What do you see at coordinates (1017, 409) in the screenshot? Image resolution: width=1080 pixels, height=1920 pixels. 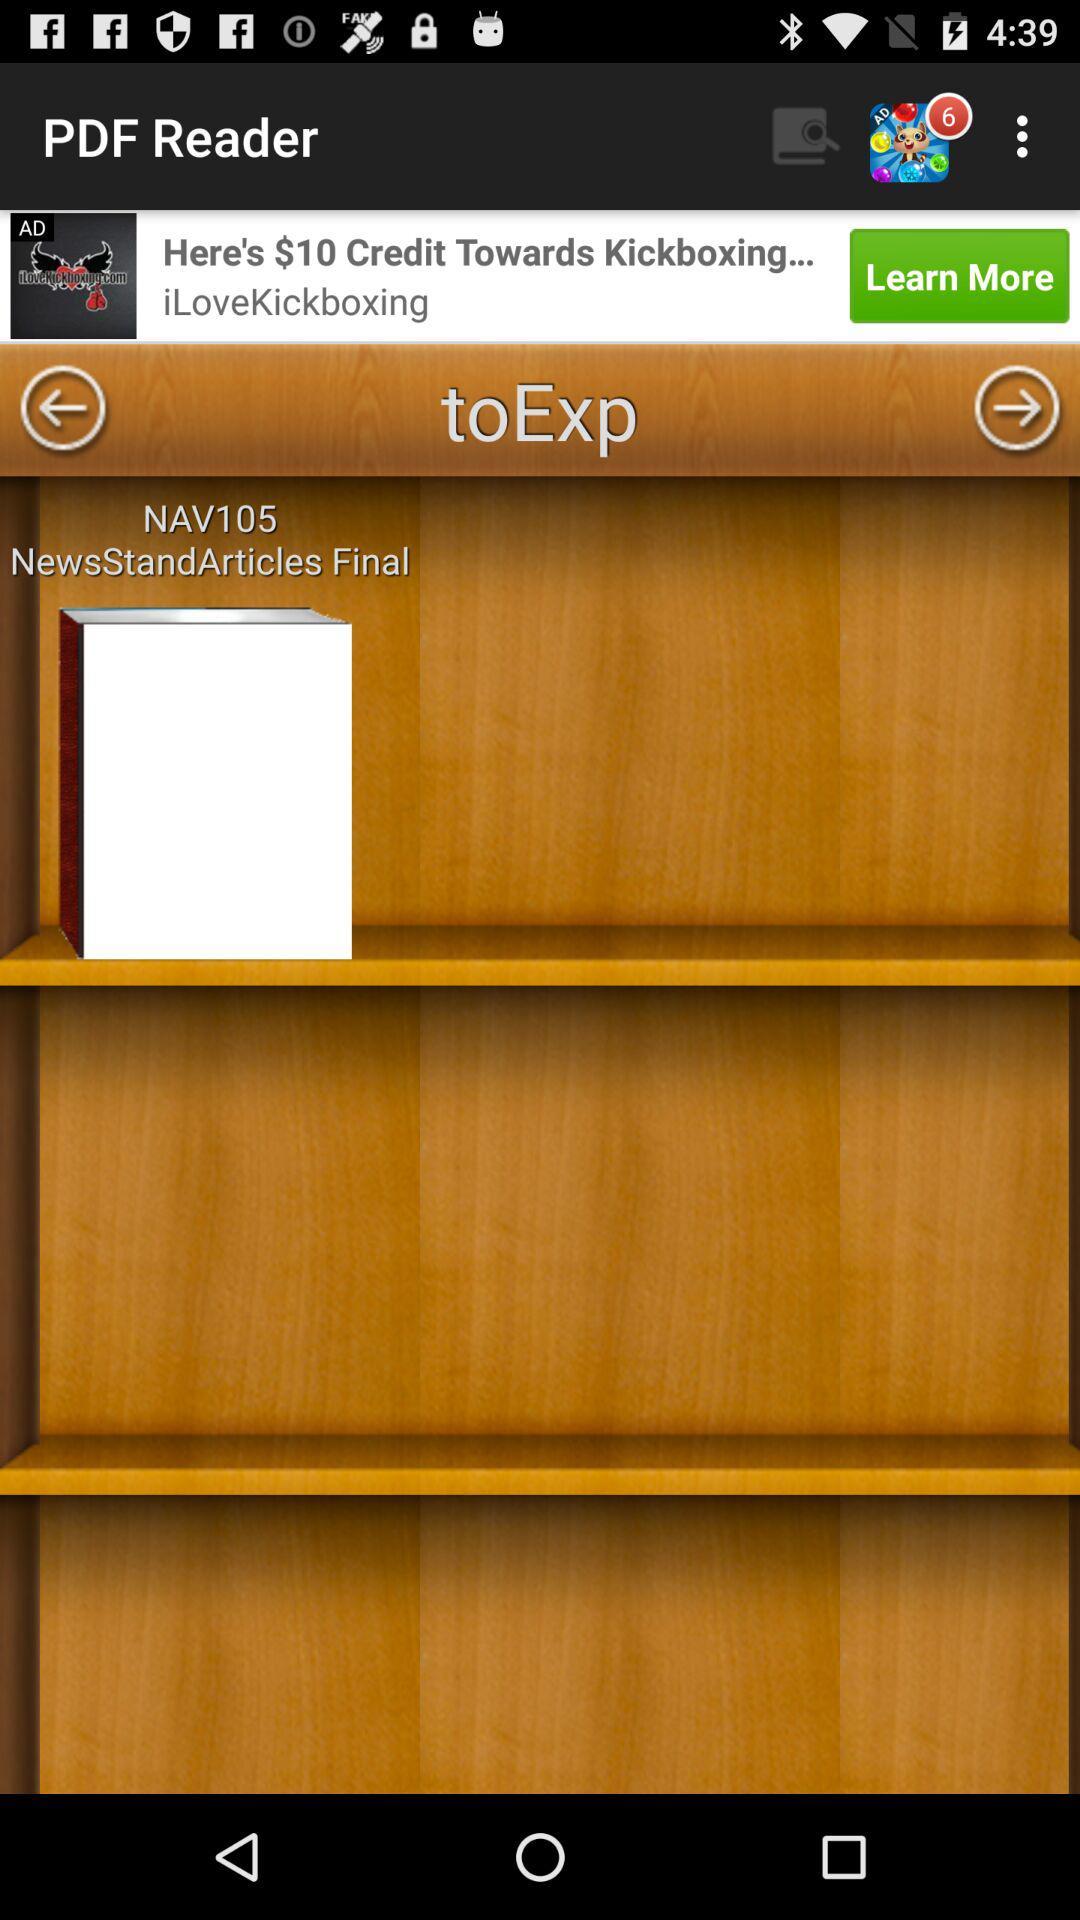 I see `button 'next` at bounding box center [1017, 409].